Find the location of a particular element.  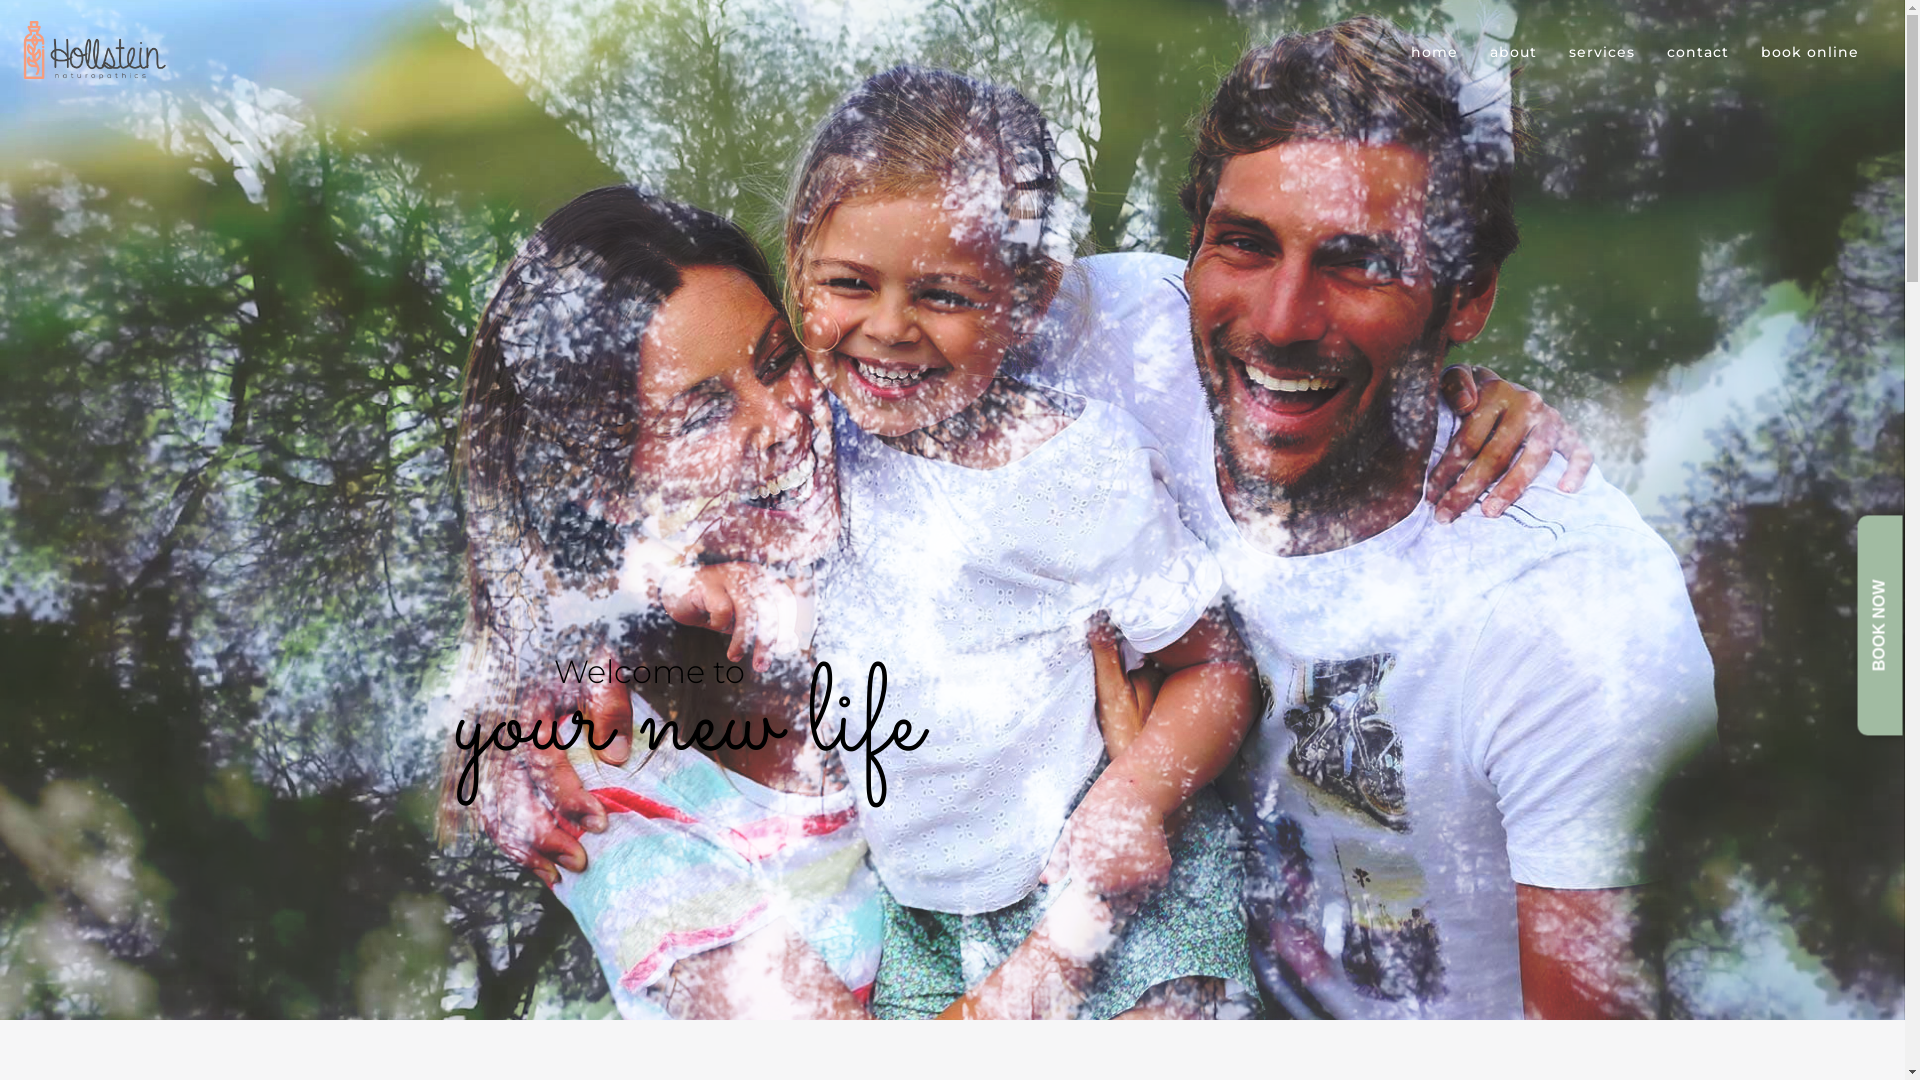

'contact' is located at coordinates (1697, 49).